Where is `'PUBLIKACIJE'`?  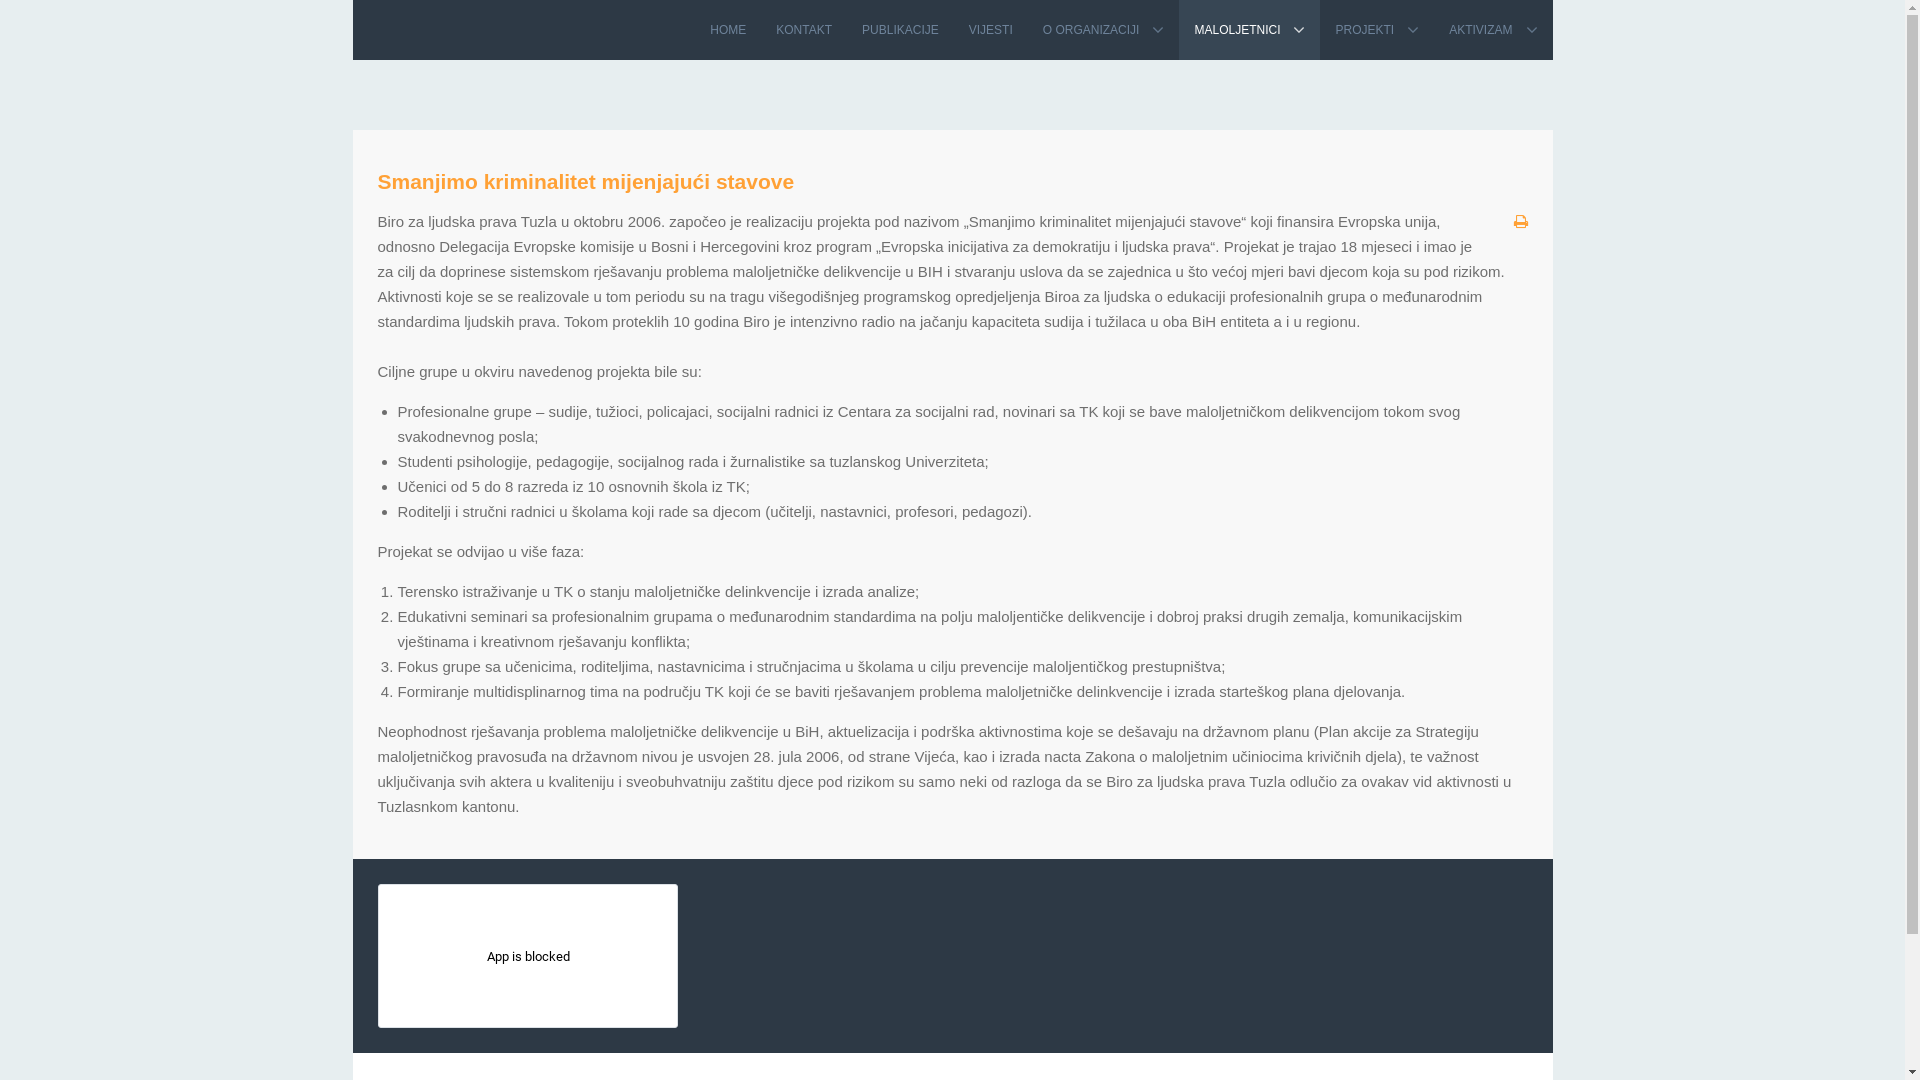
'PUBLIKACIJE' is located at coordinates (846, 30).